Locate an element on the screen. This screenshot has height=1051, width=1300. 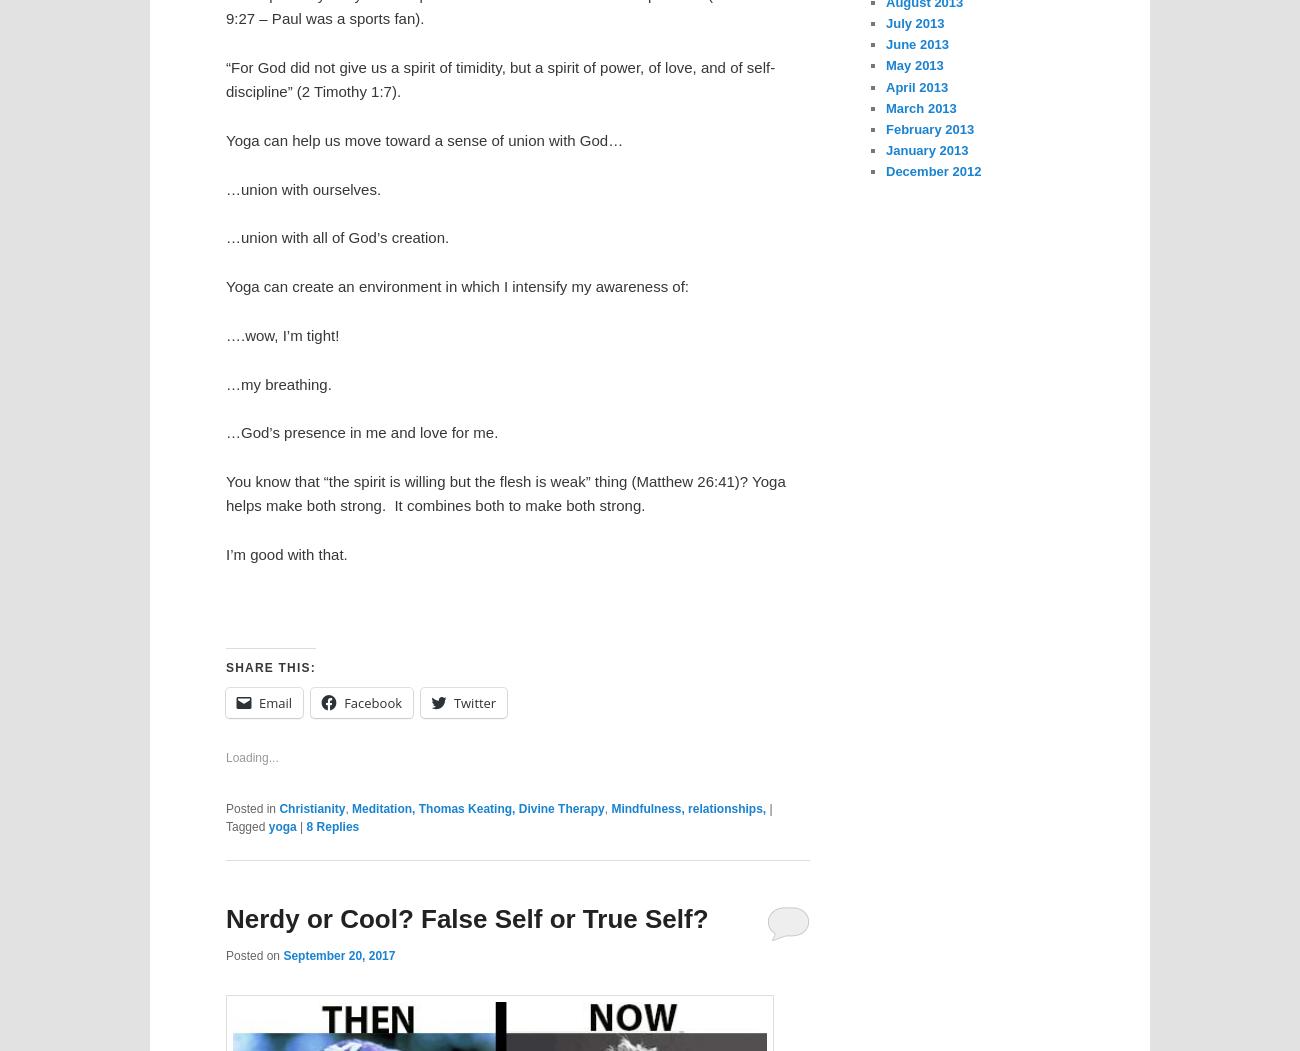
'8' is located at coordinates (309, 825).